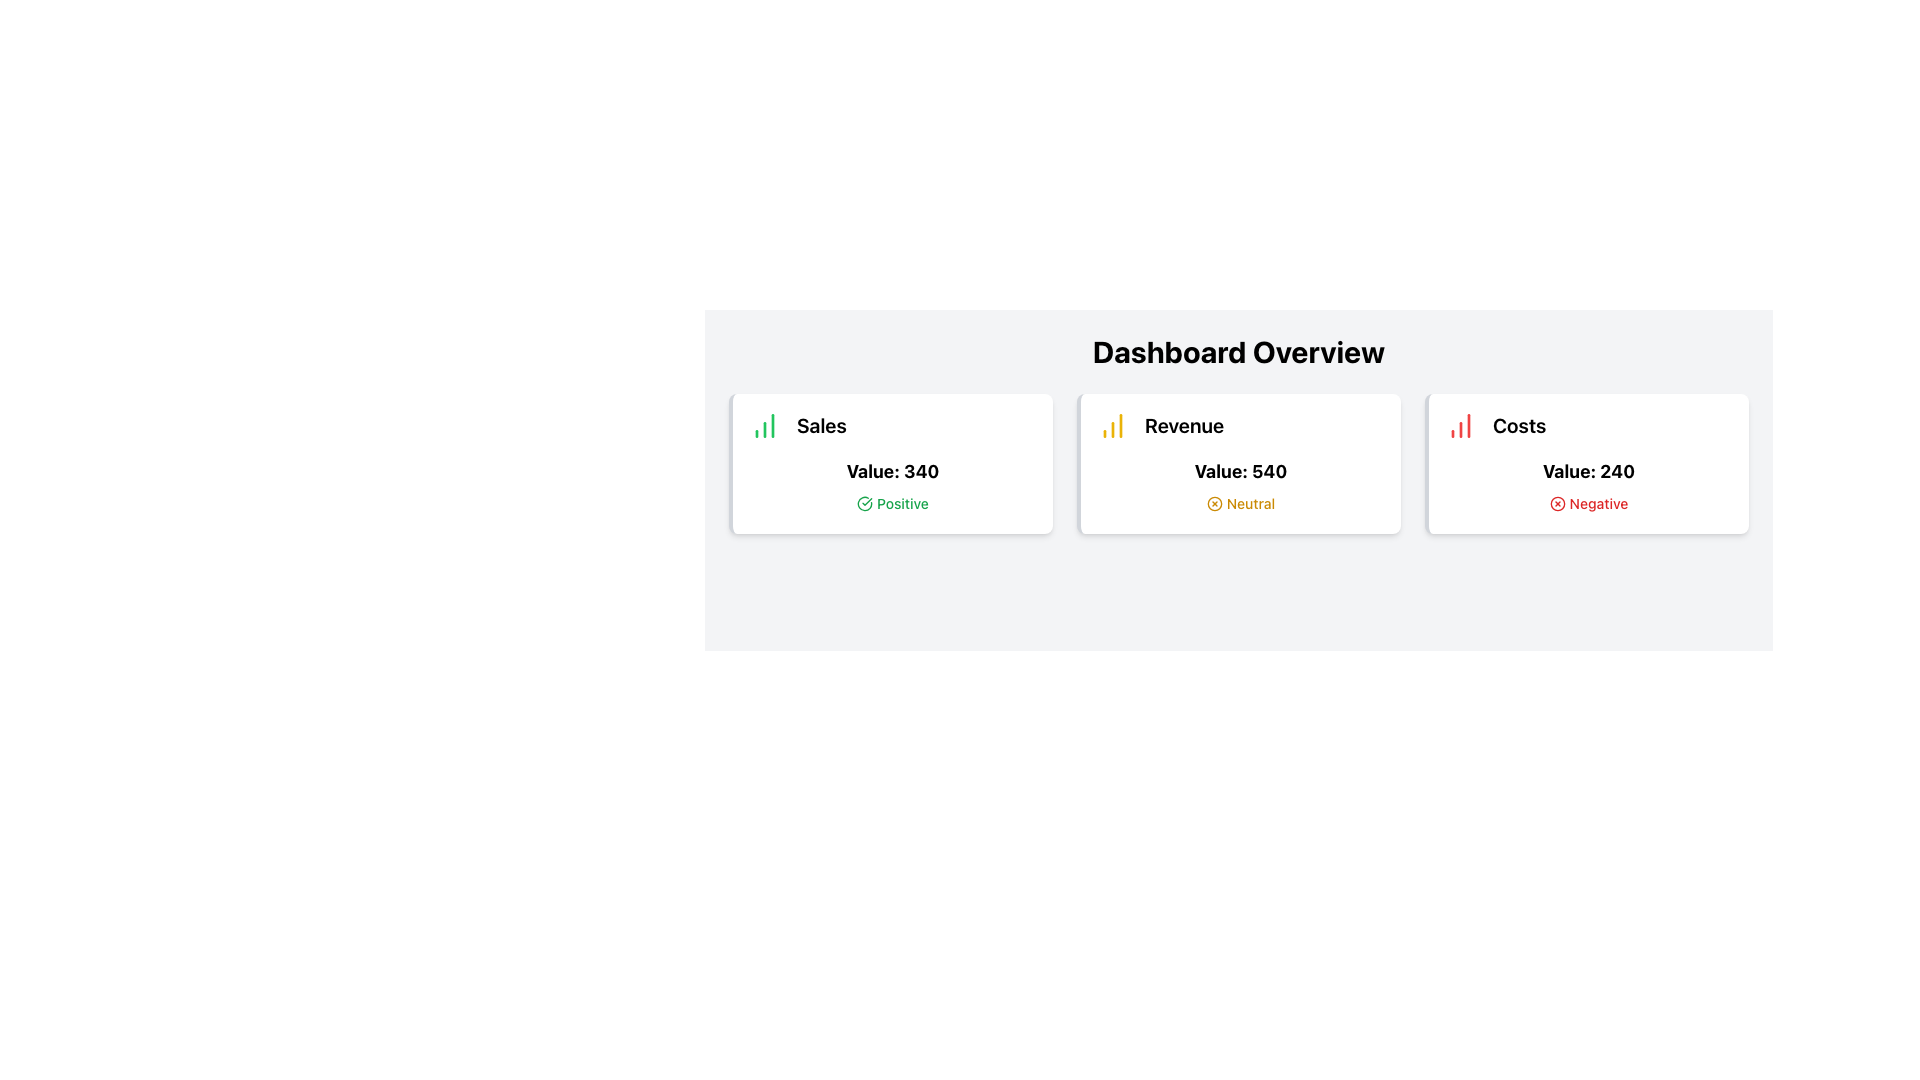 This screenshot has height=1080, width=1920. Describe the element at coordinates (1239, 503) in the screenshot. I see `the Decorative Label displaying the word 'Neutral' with a circular icon, located at the bottom of the middle card labeled 'Revenue', below 'Value: 540'` at that location.